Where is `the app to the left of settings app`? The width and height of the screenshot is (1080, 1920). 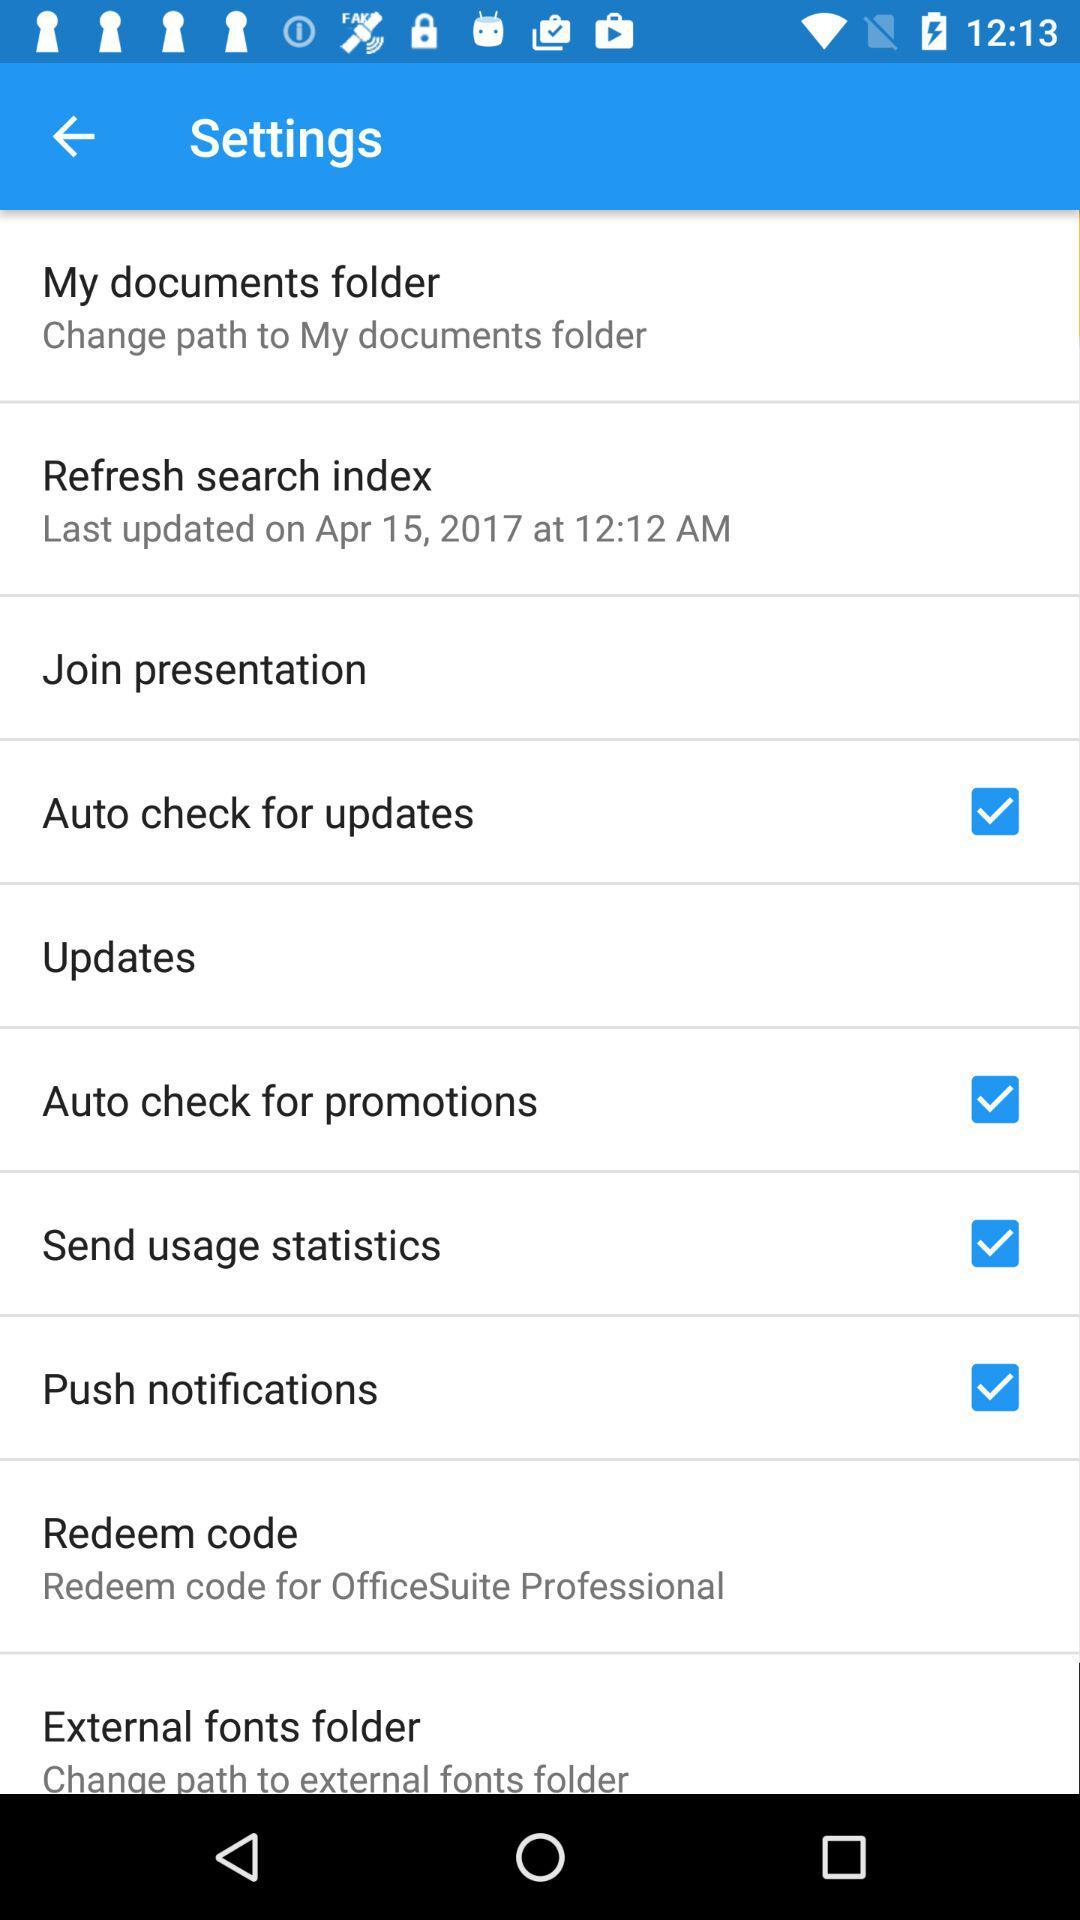 the app to the left of settings app is located at coordinates (72, 135).